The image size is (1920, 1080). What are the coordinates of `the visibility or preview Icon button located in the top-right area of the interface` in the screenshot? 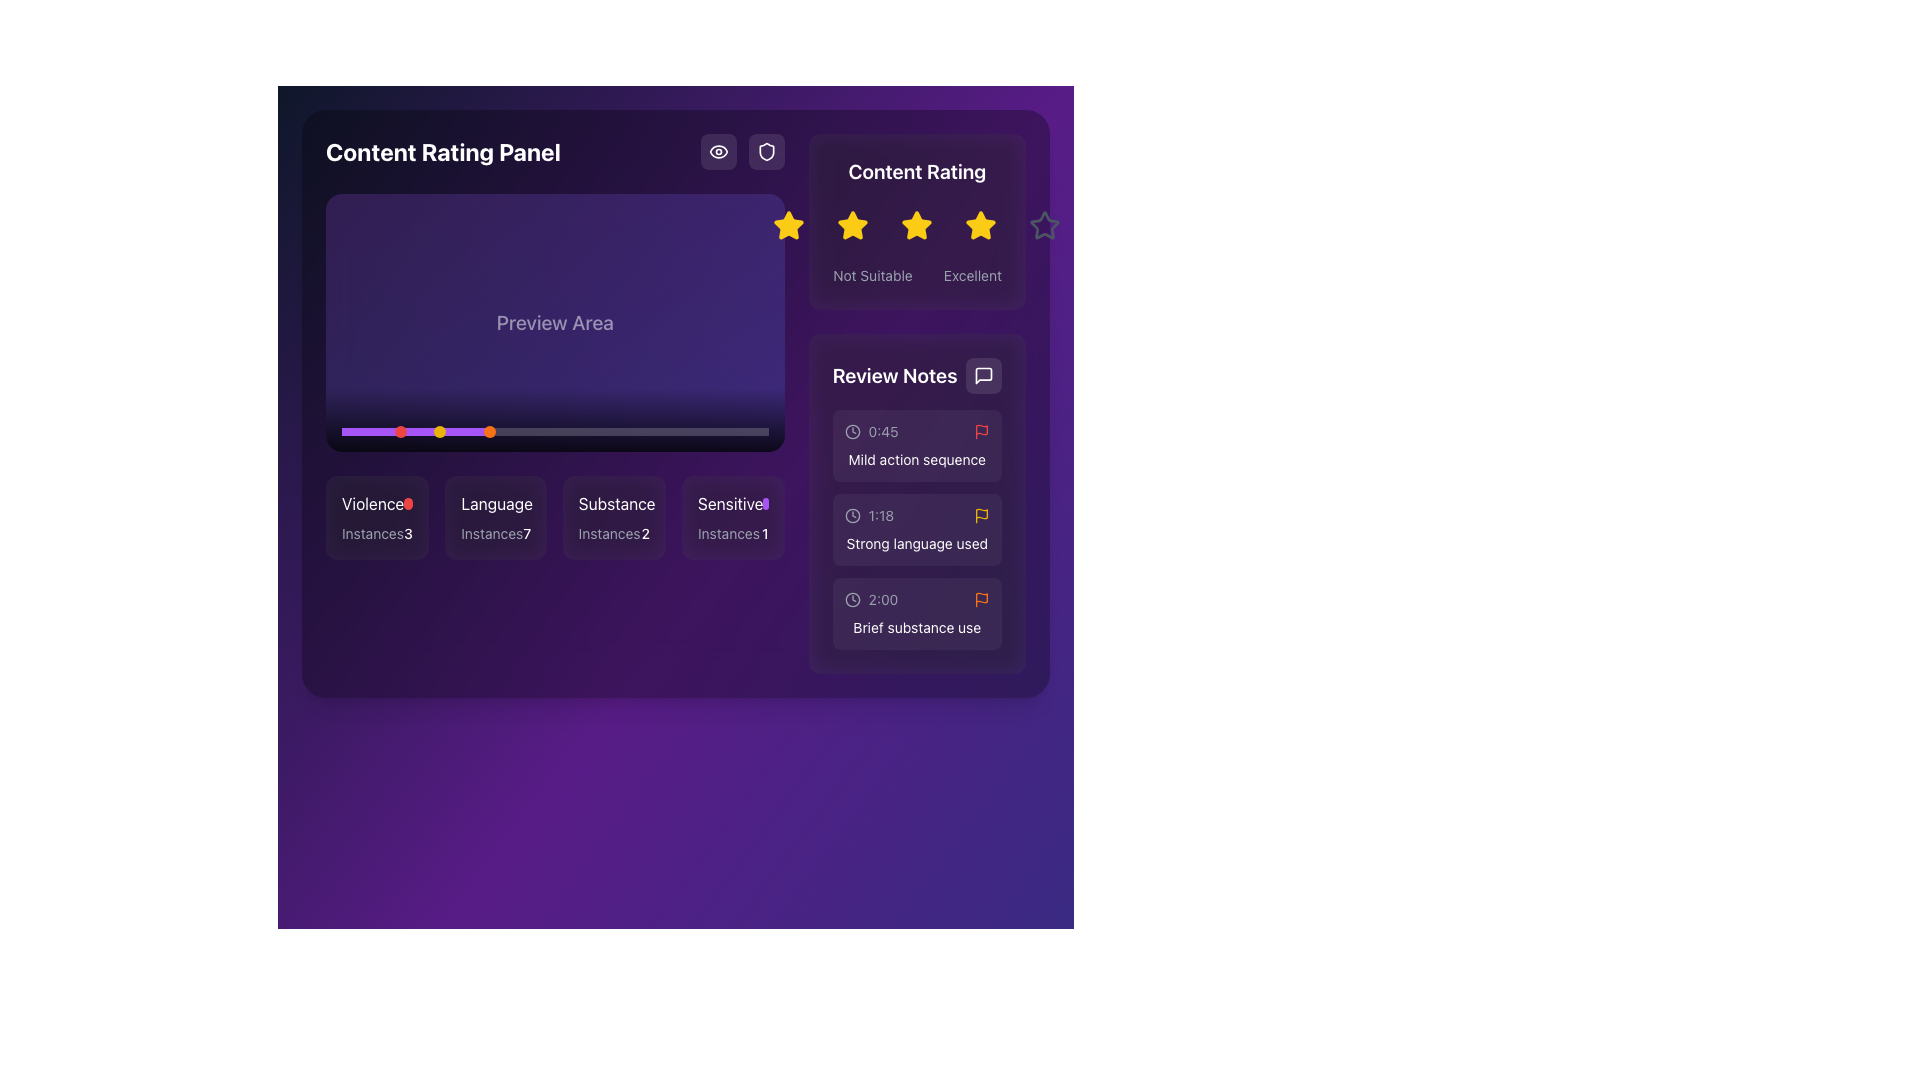 It's located at (718, 150).